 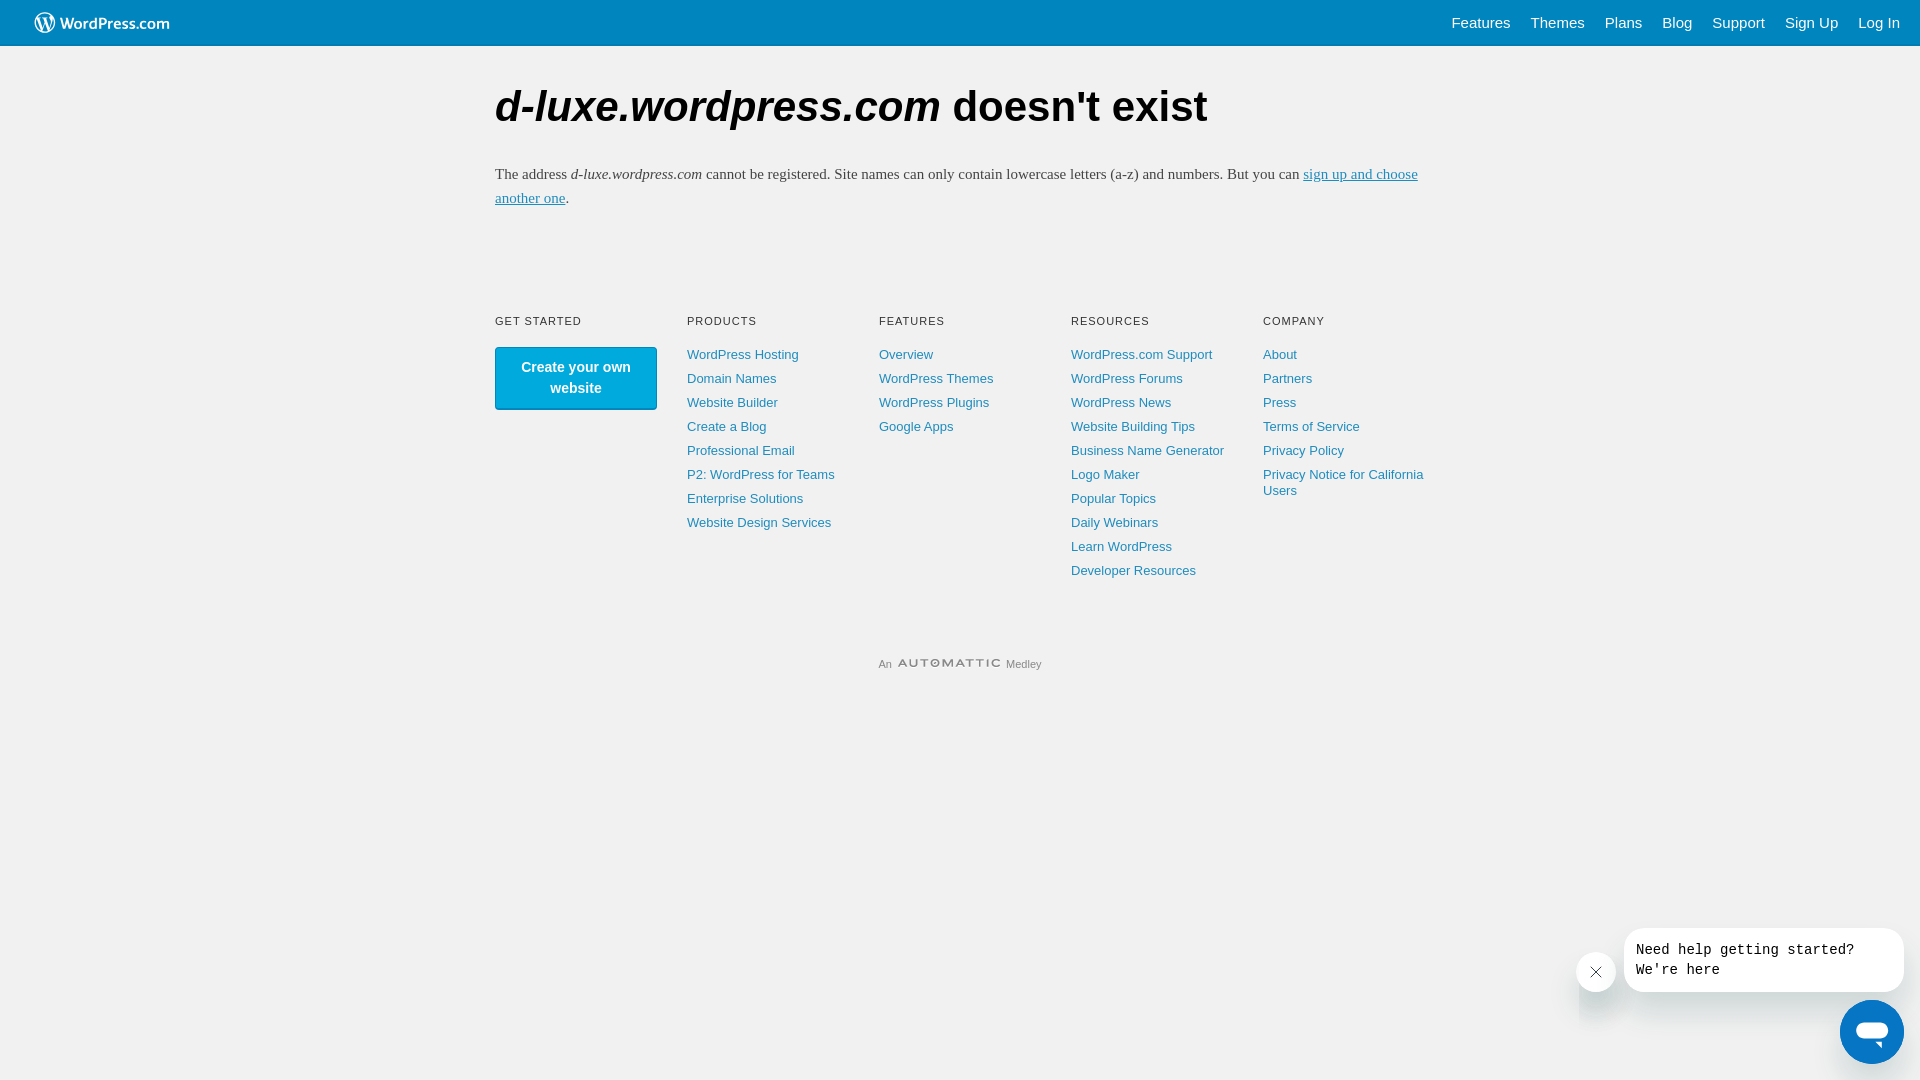 I want to click on 'WordPress Themes', so click(x=935, y=378).